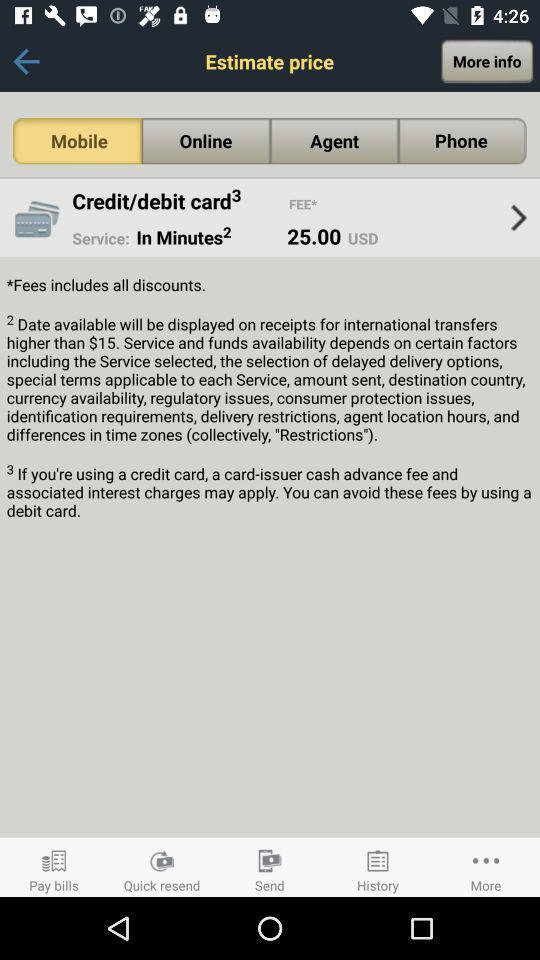  Describe the element at coordinates (25, 61) in the screenshot. I see `the item next to the estimate price` at that location.